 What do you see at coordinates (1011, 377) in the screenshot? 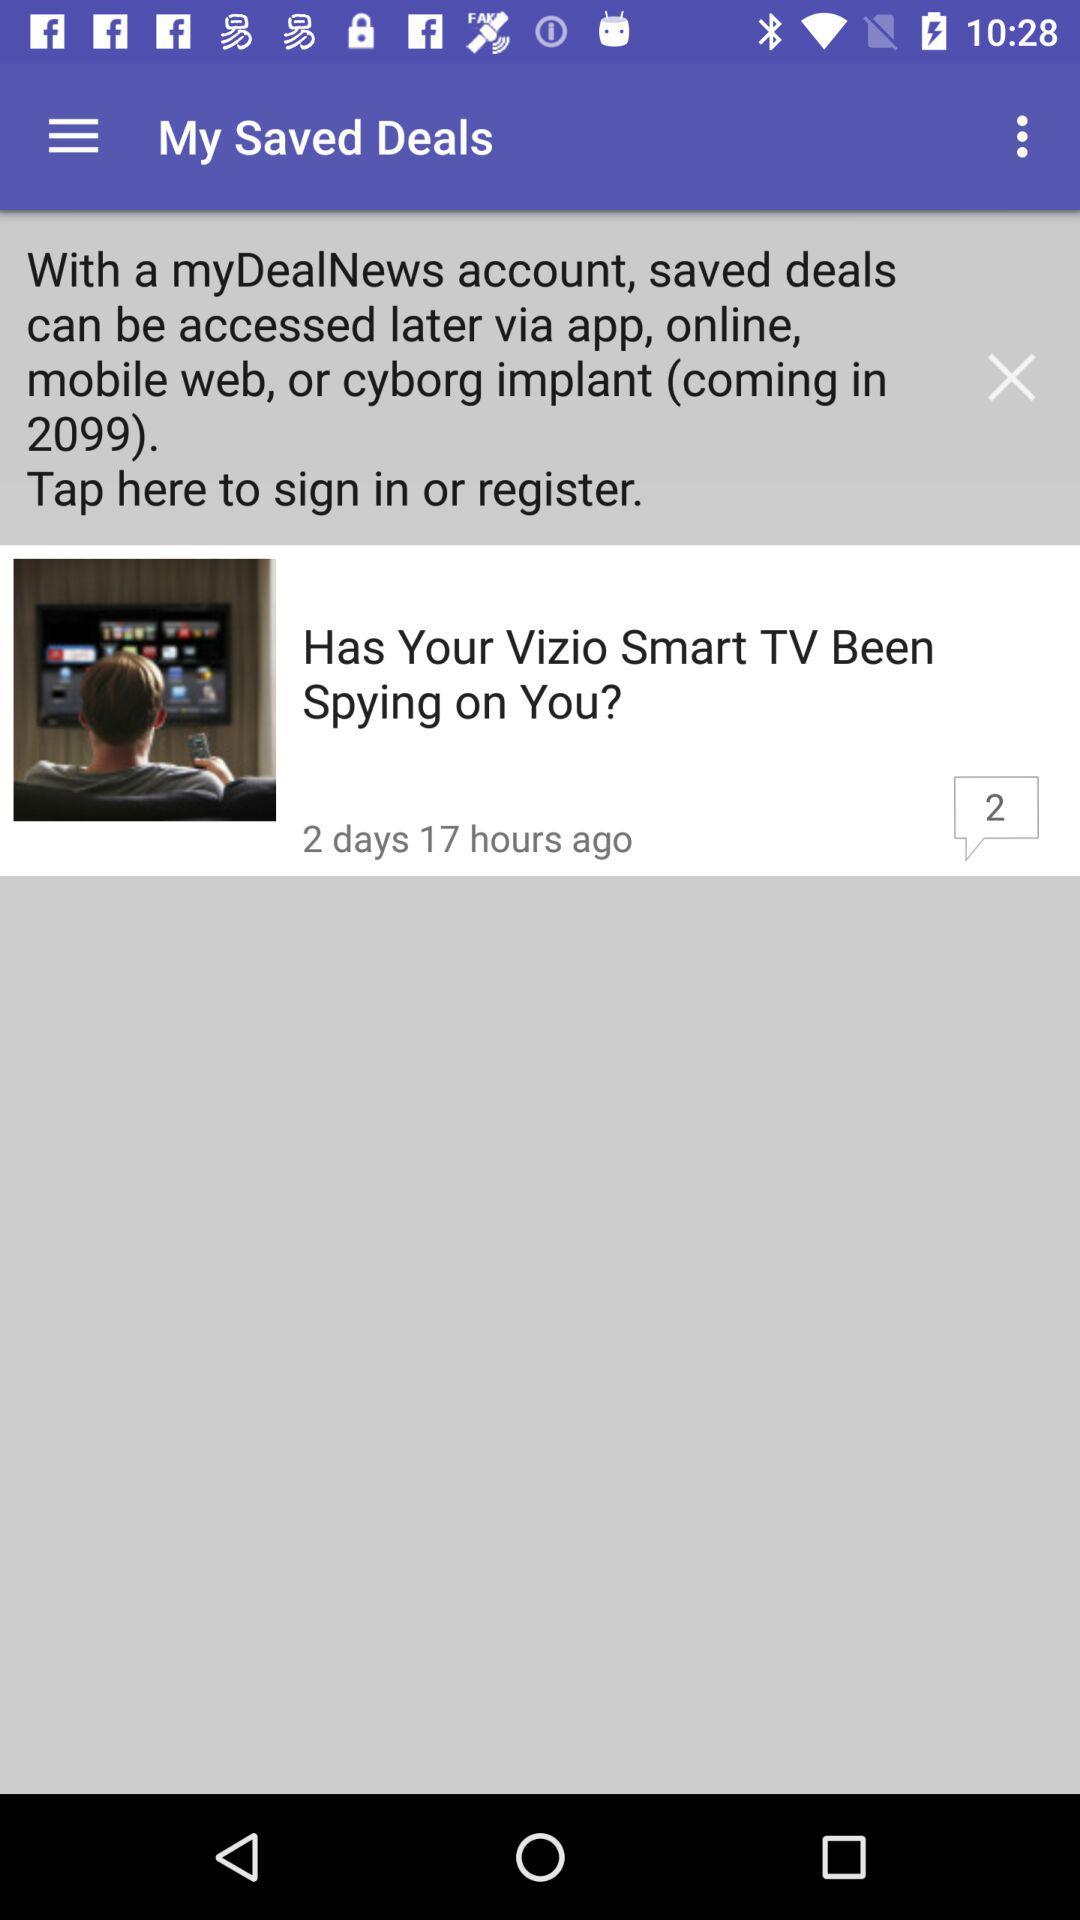
I see `the item next to the with a mydealnews icon` at bounding box center [1011, 377].